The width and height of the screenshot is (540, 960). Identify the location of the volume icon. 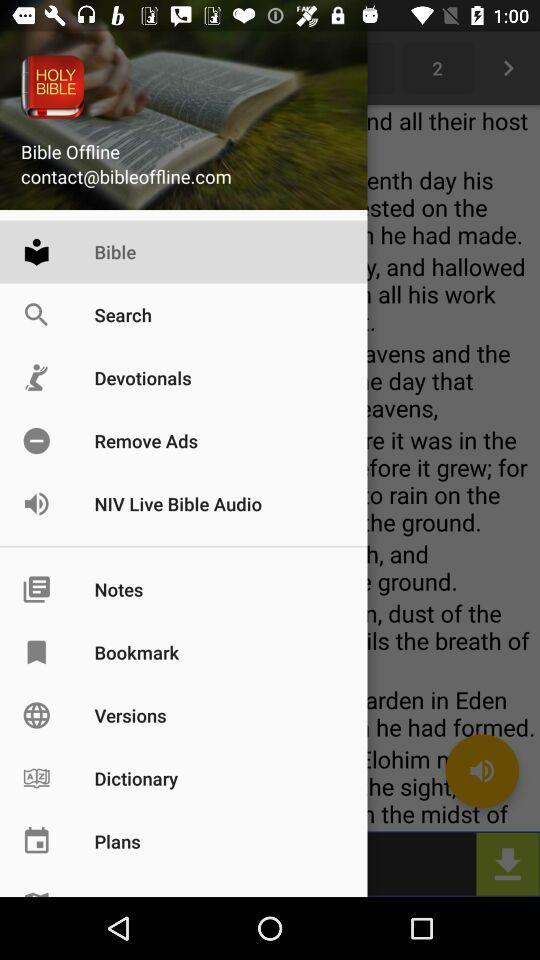
(481, 769).